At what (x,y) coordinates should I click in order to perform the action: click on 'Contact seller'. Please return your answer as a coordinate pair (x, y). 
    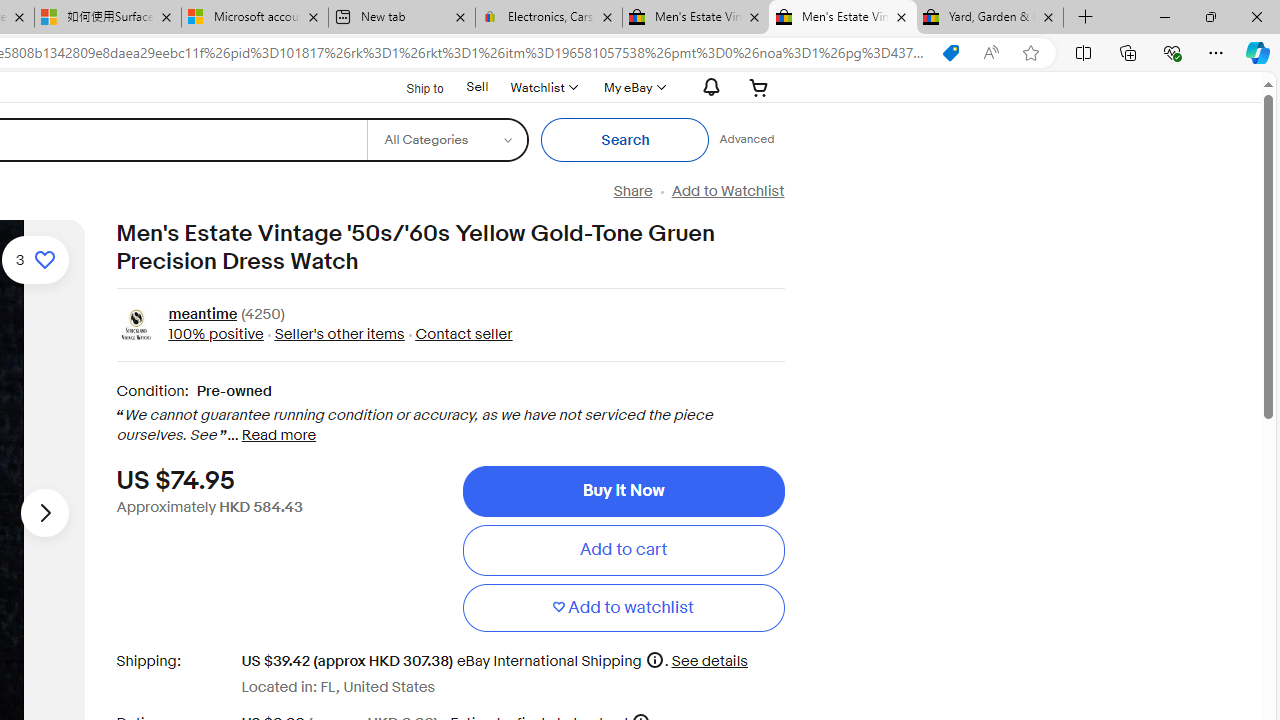
    Looking at the image, I should click on (463, 333).